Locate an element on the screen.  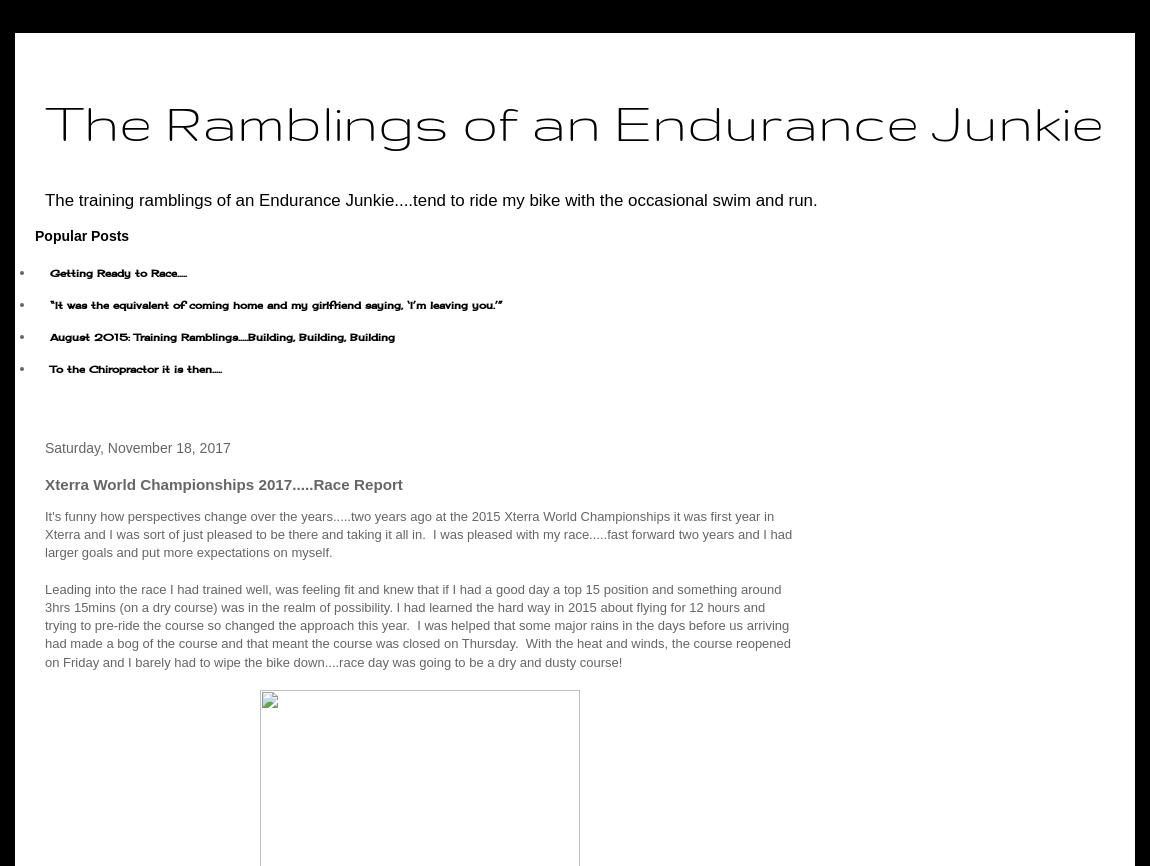
'Leading into the race I had trained well, was feeling fit and knew that if I had a good day a top 15 position and something around 3hrs 15mins (on a dry course) was in the realm of possibility. I had learned the hard way in 2015 about flying for 12 hours and trying to pre-ride the course so changed the approach this year.  I was helped that some major rains in the days before us arriving had made a bog of the course and that meant the course was closed on Thursday.  With the heat and winds, the course reopened on Friday and I barely had to wipe the bike down....race day was going to be a dry and dusty course!' is located at coordinates (418, 624).